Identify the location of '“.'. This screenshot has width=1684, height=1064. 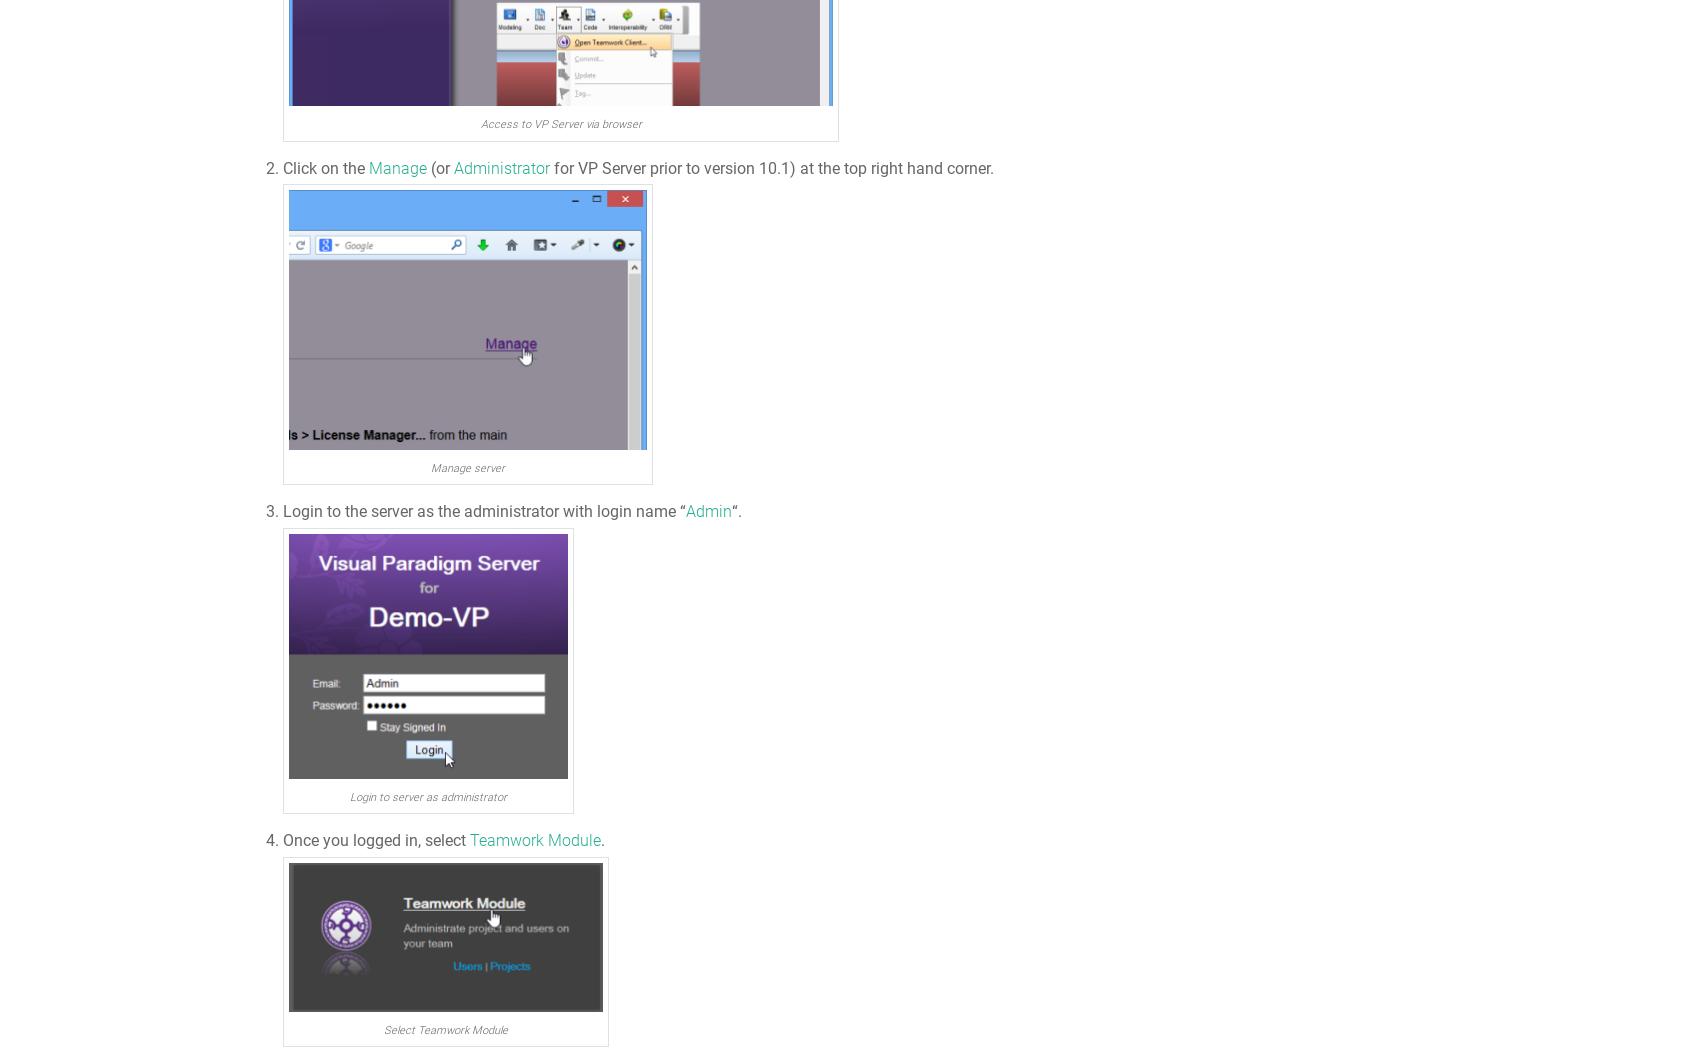
(736, 511).